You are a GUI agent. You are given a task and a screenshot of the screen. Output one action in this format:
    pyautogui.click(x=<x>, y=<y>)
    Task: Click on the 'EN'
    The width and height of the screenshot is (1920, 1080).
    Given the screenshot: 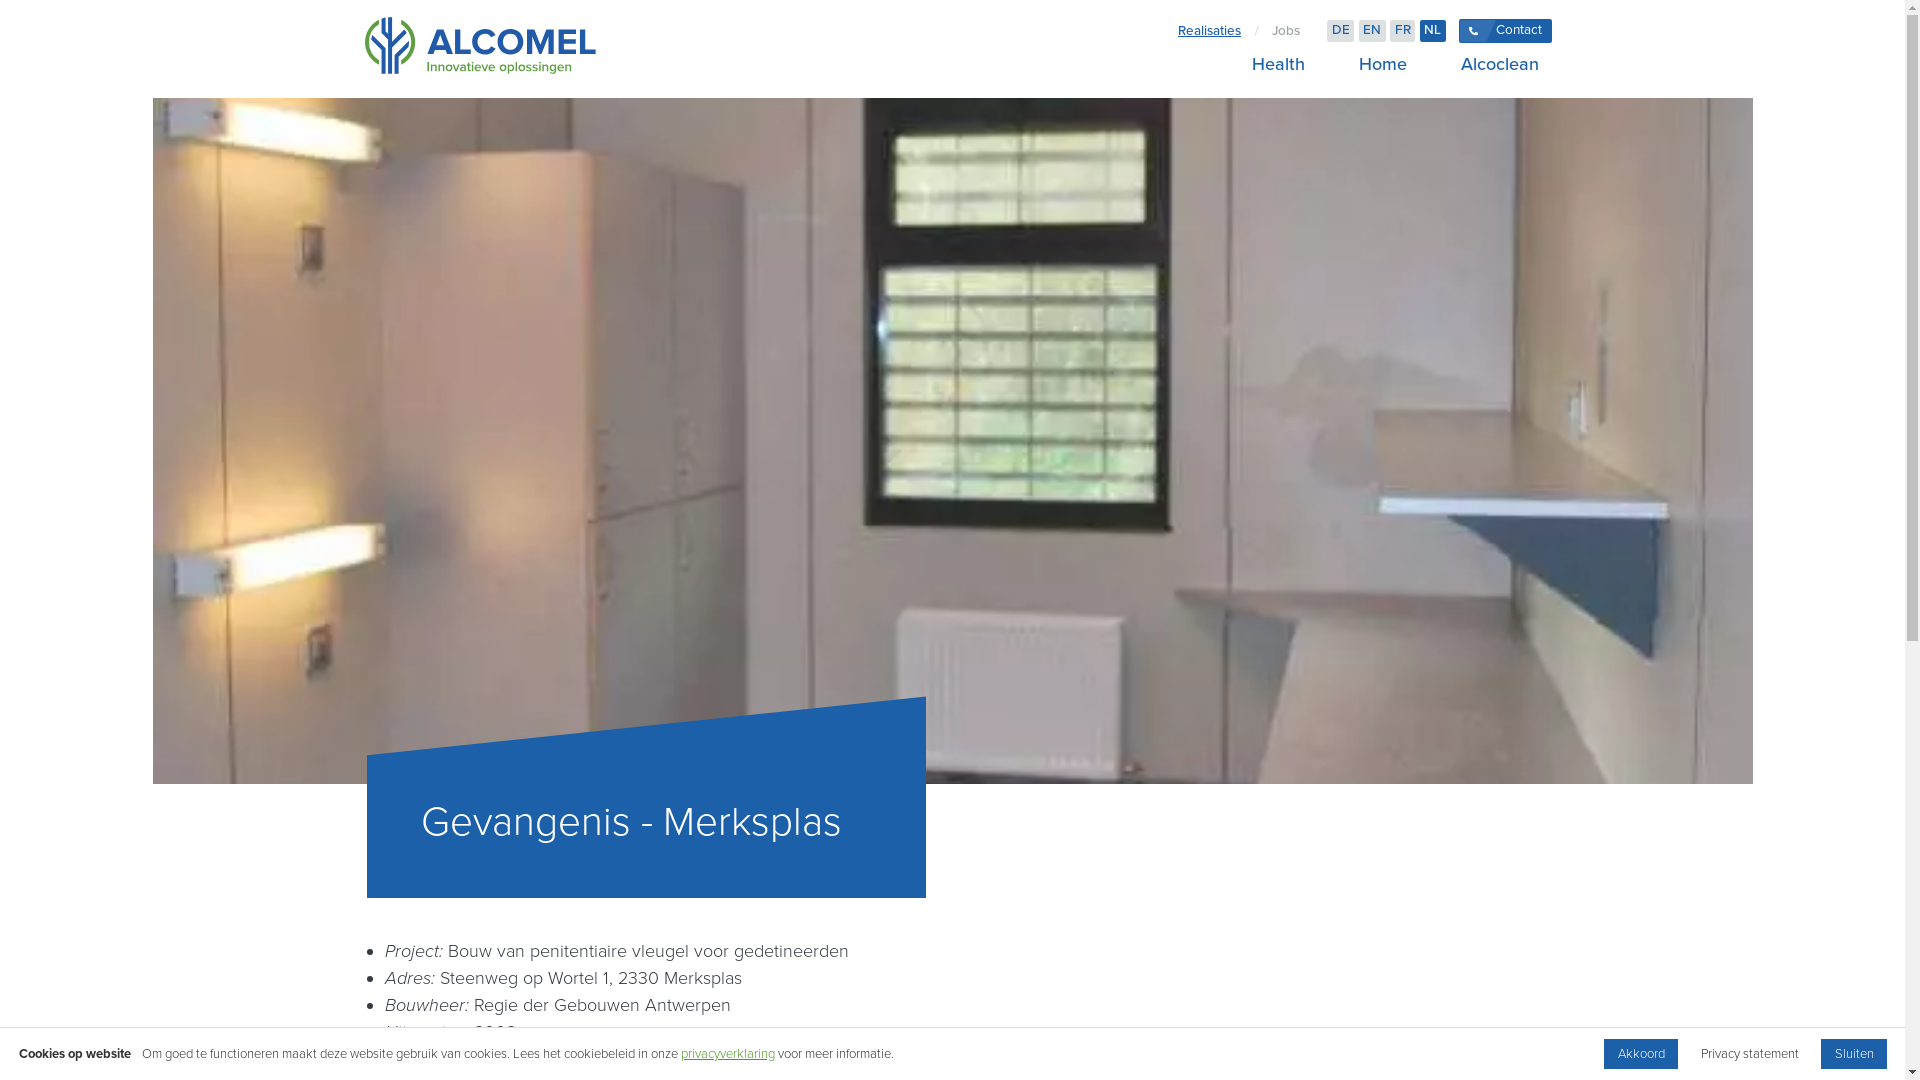 What is the action you would take?
    pyautogui.click(x=1358, y=31)
    